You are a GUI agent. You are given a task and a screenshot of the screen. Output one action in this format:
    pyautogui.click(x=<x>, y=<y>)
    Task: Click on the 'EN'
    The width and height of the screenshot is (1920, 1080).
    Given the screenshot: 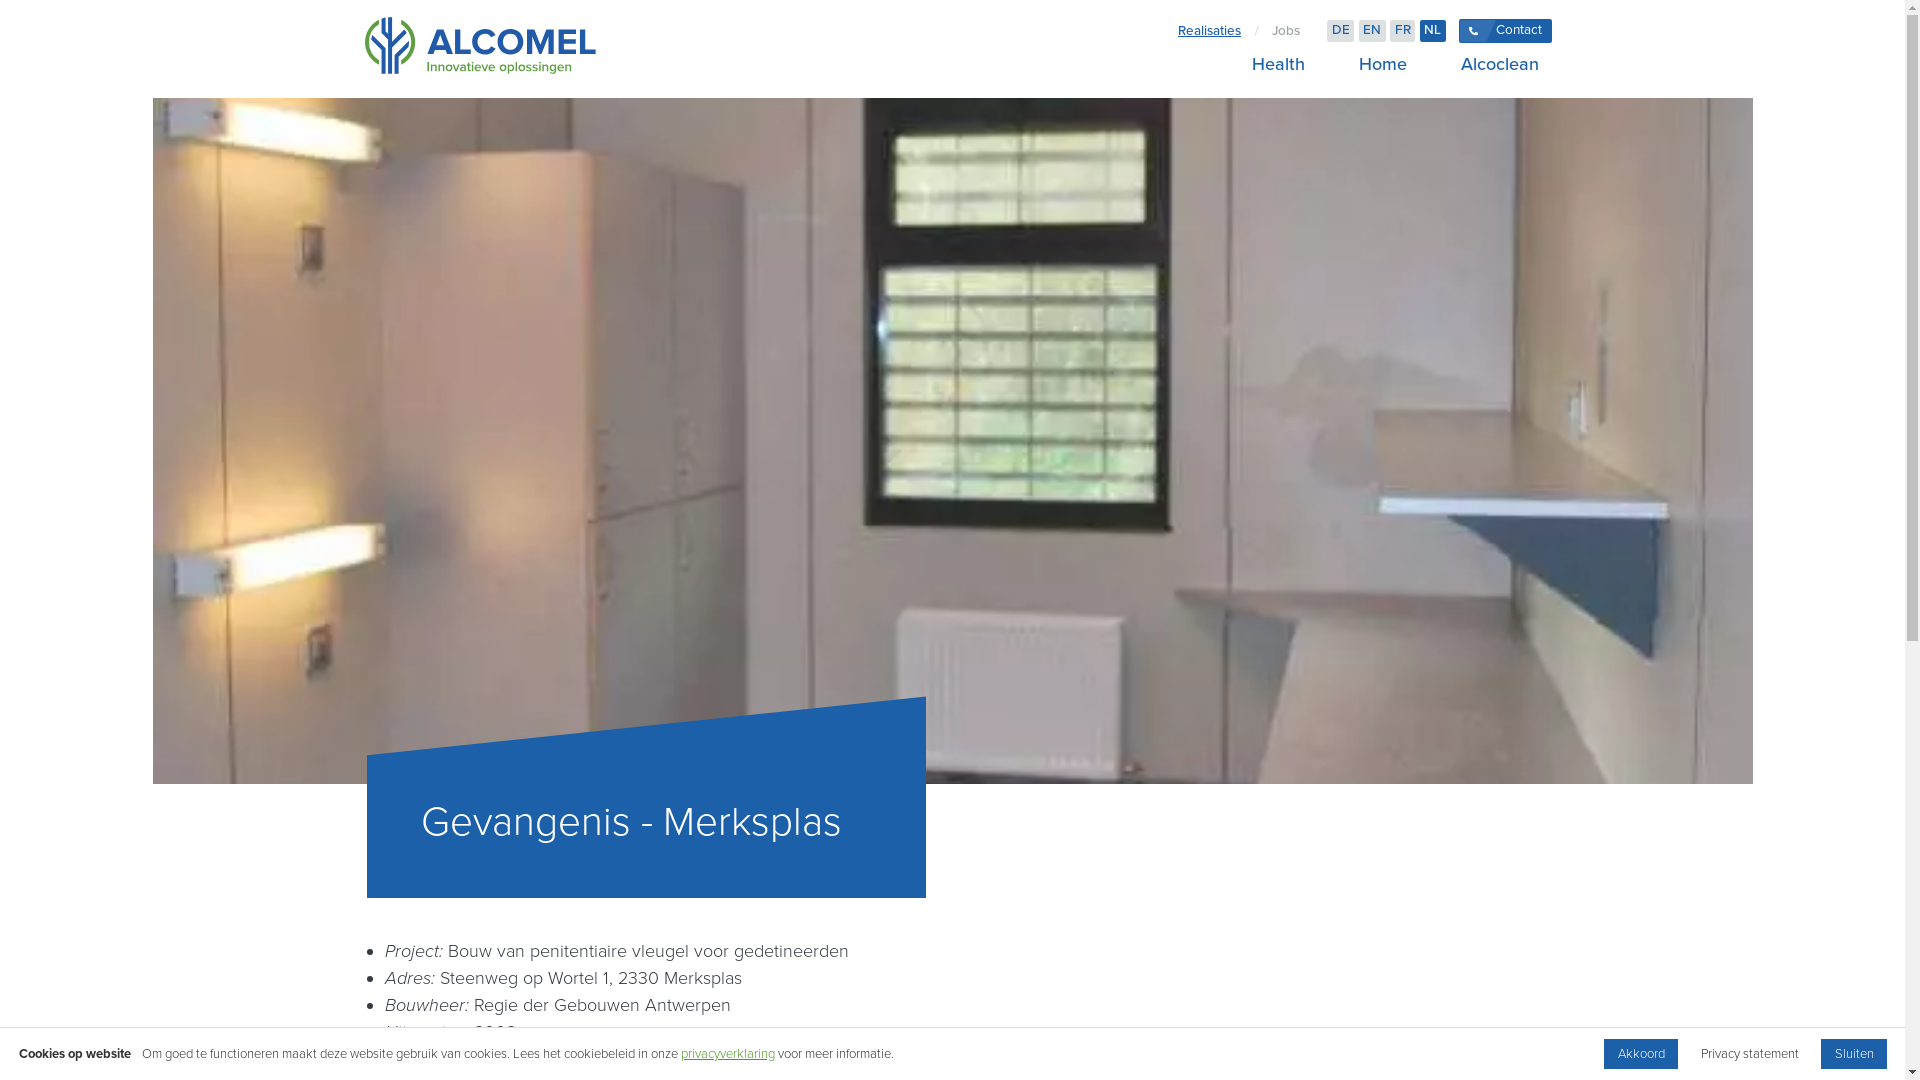 What is the action you would take?
    pyautogui.click(x=1358, y=31)
    